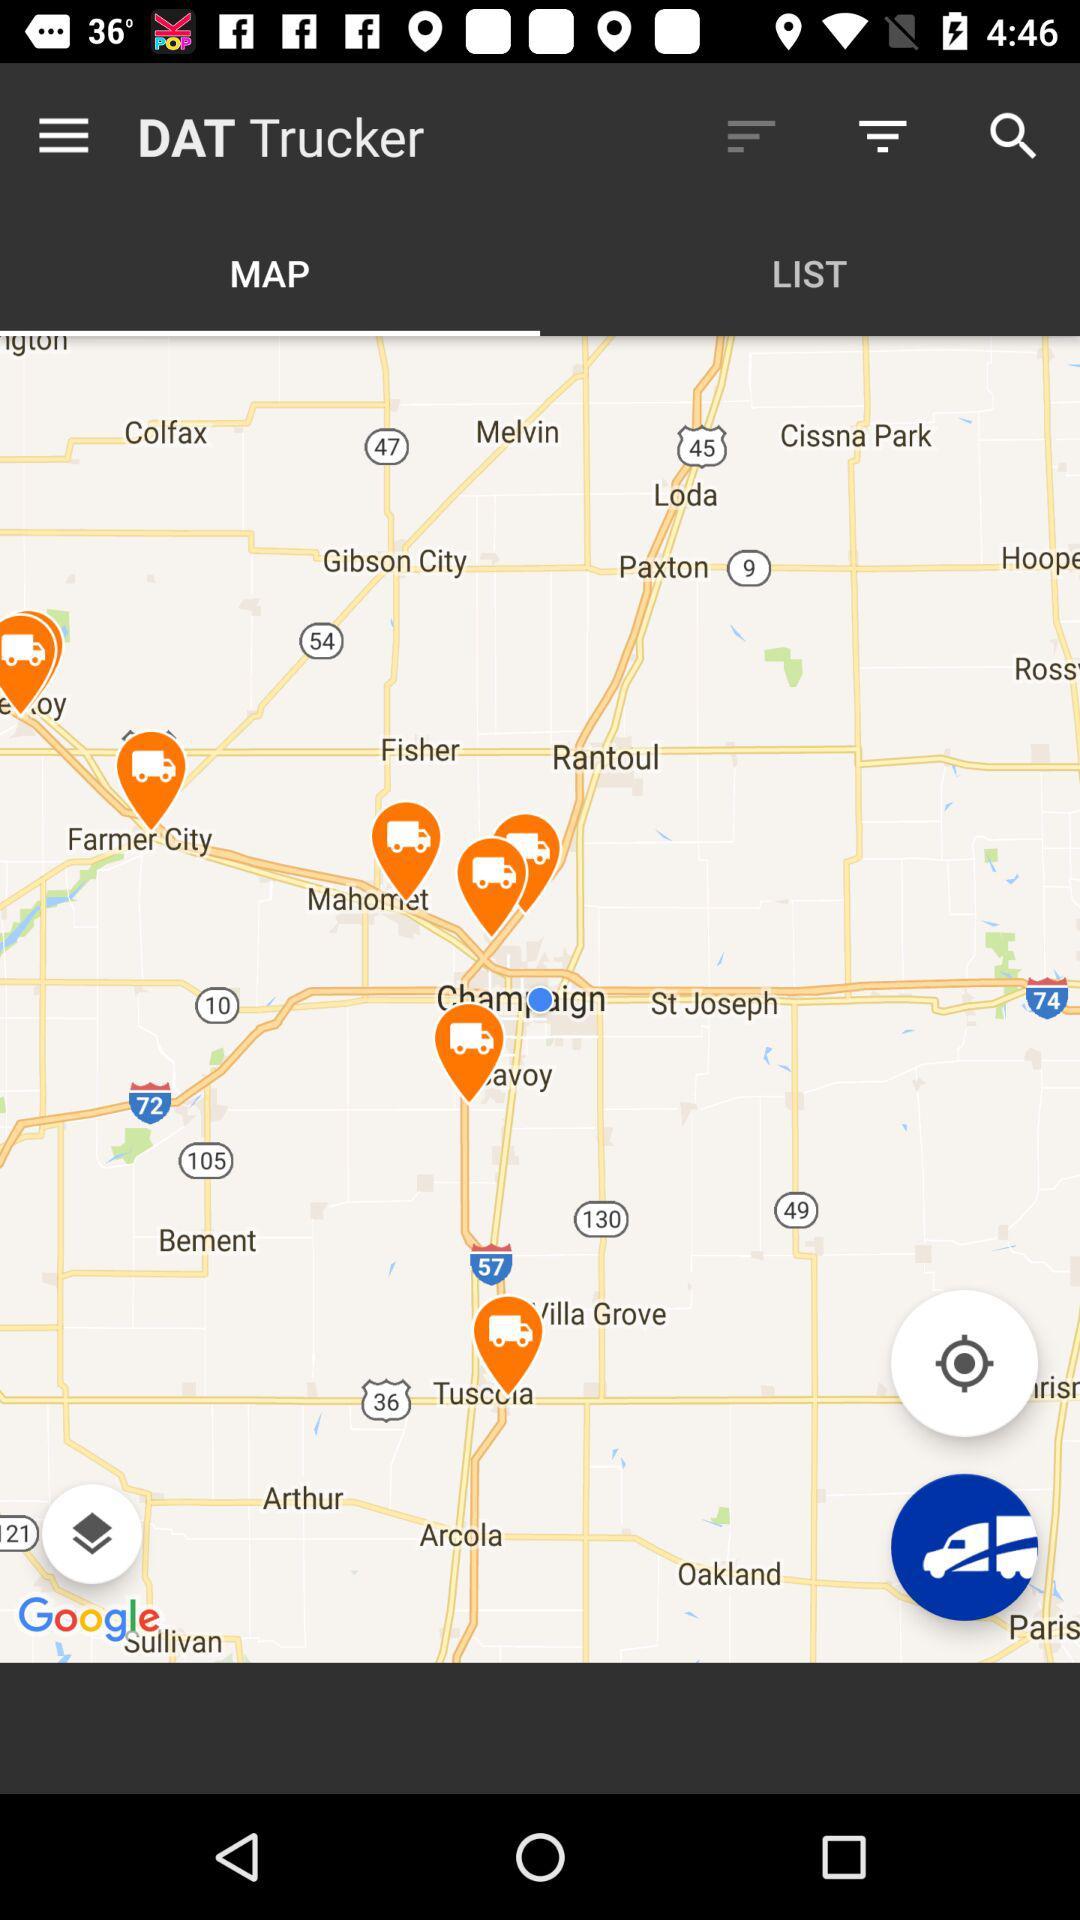  I want to click on the item below the map, so click(540, 999).